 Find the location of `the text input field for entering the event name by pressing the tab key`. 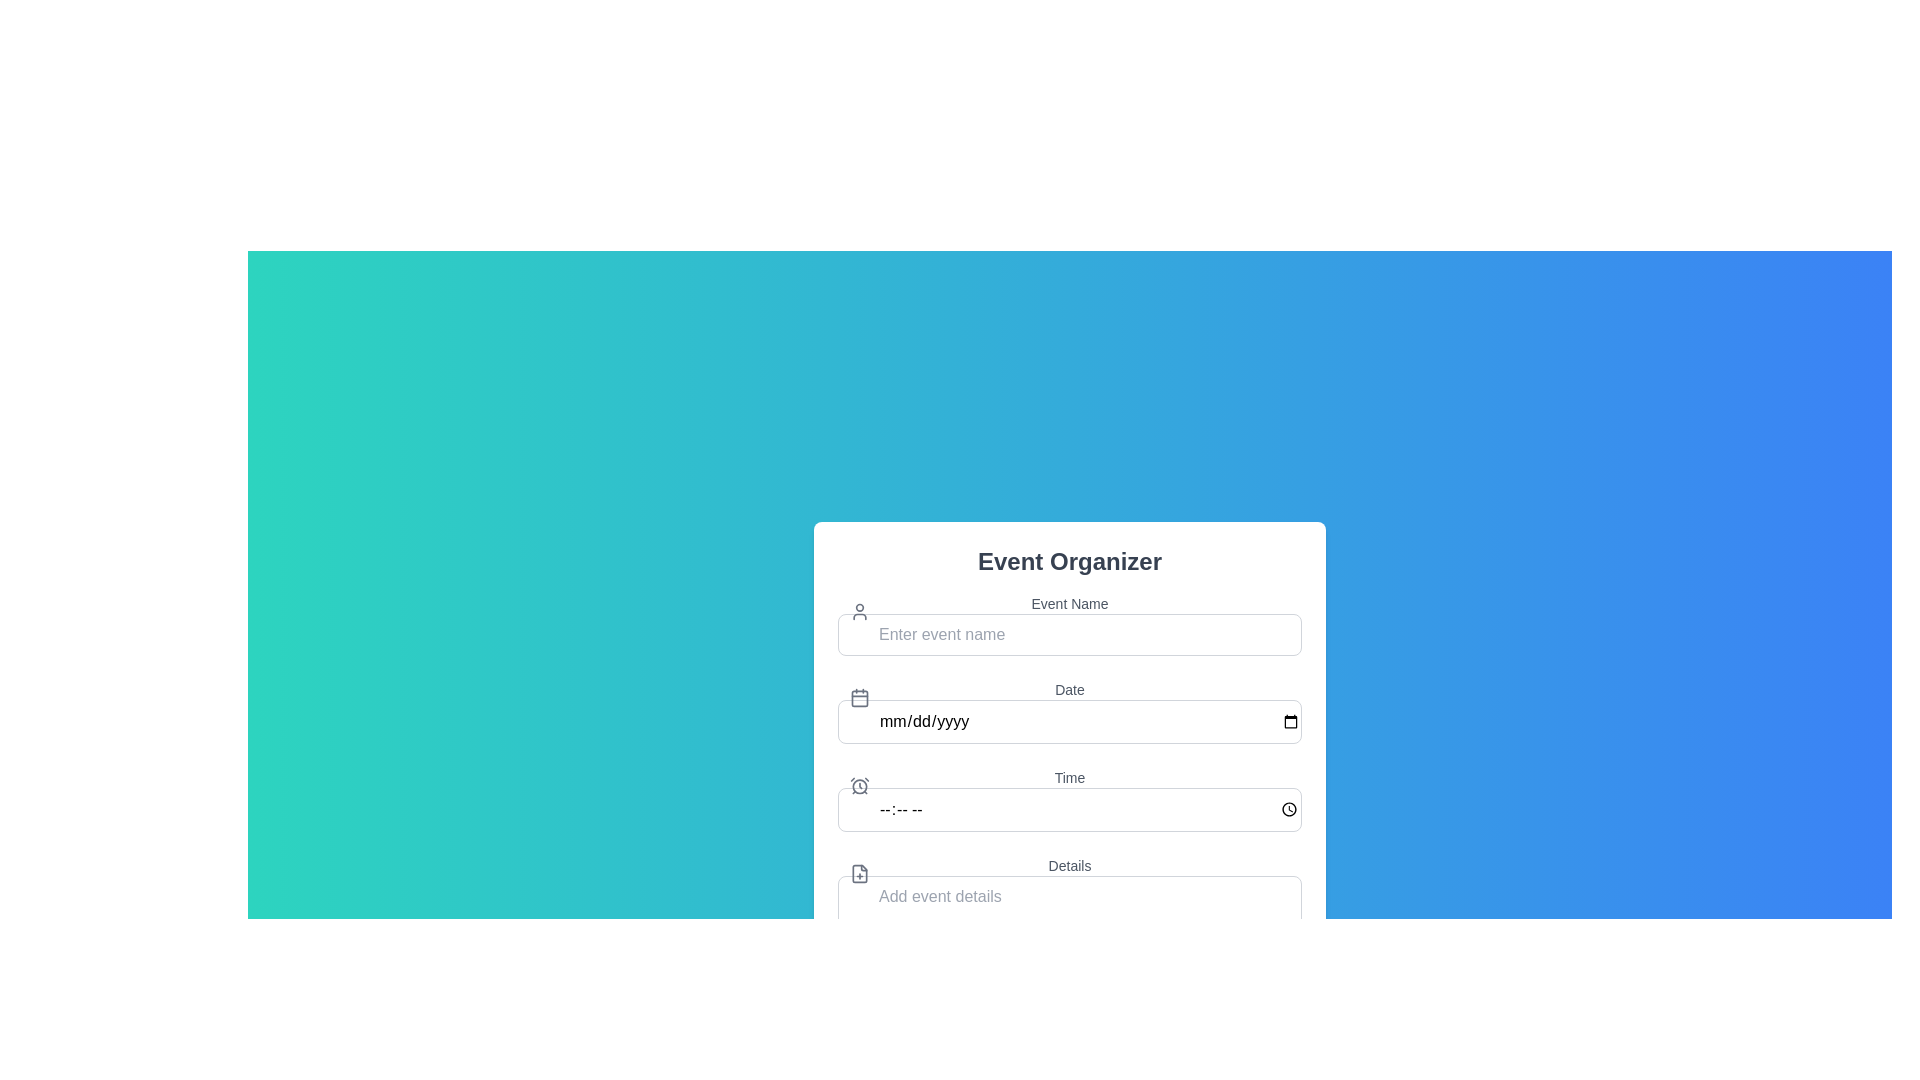

the text input field for entering the event name by pressing the tab key is located at coordinates (1069, 633).